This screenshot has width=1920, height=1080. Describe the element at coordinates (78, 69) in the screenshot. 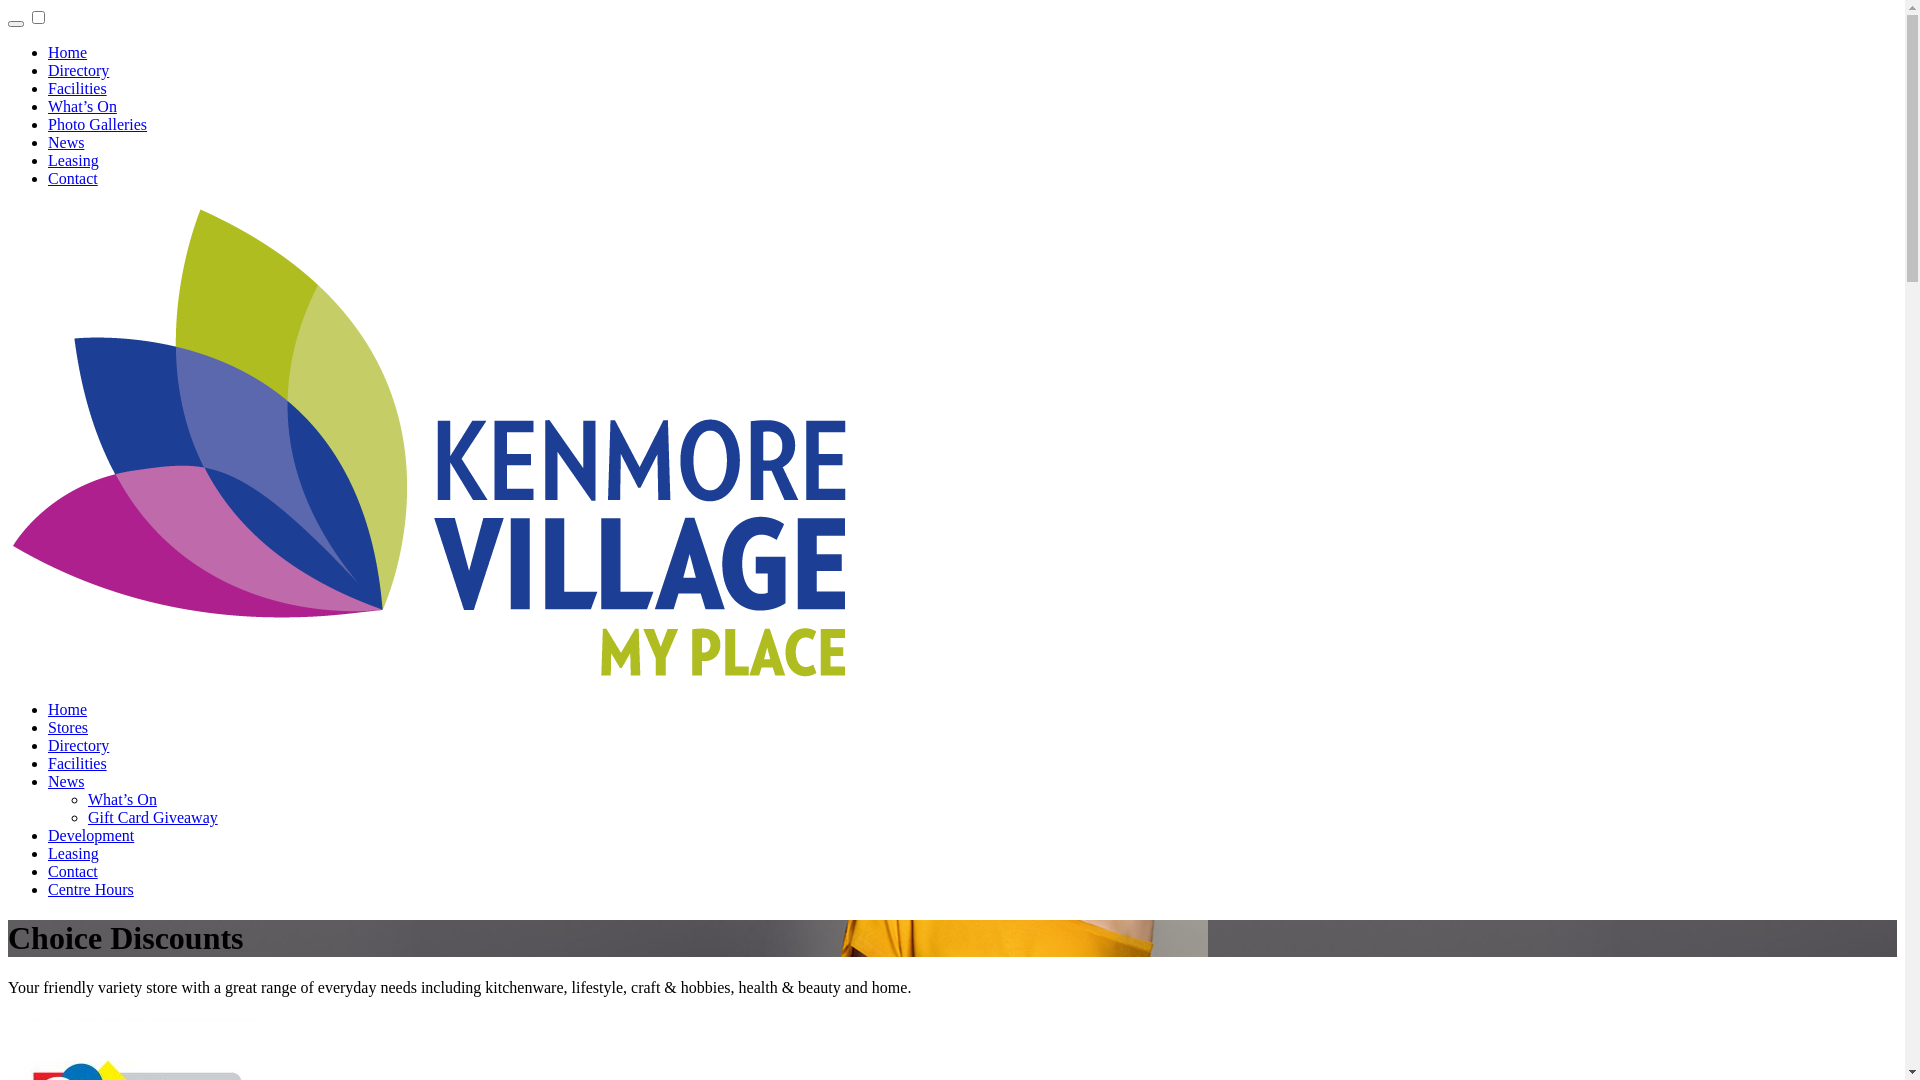

I see `'Directory'` at that location.